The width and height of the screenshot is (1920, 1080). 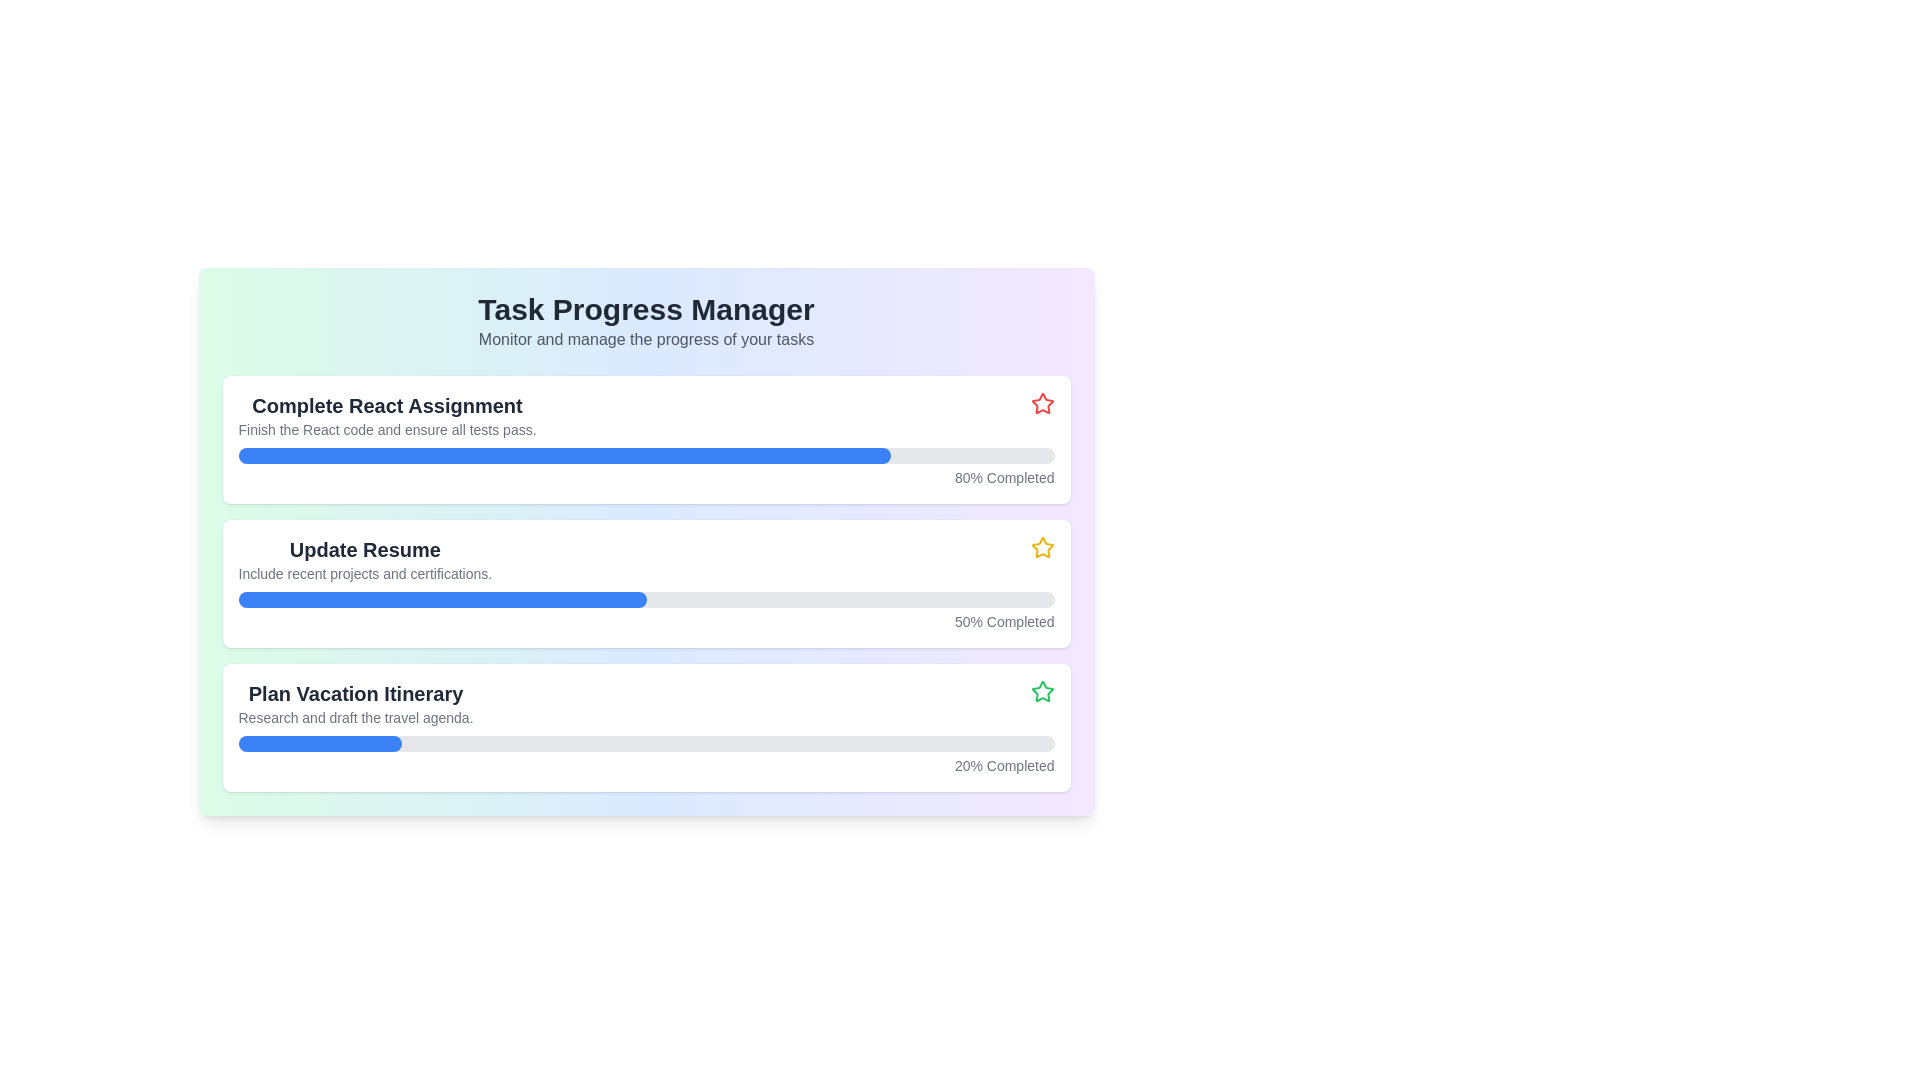 I want to click on the progress percentage represented by the filled portion of the progress bar located under the text 'Complete React Assignment' and above the '80% Completed' indicator, so click(x=563, y=455).